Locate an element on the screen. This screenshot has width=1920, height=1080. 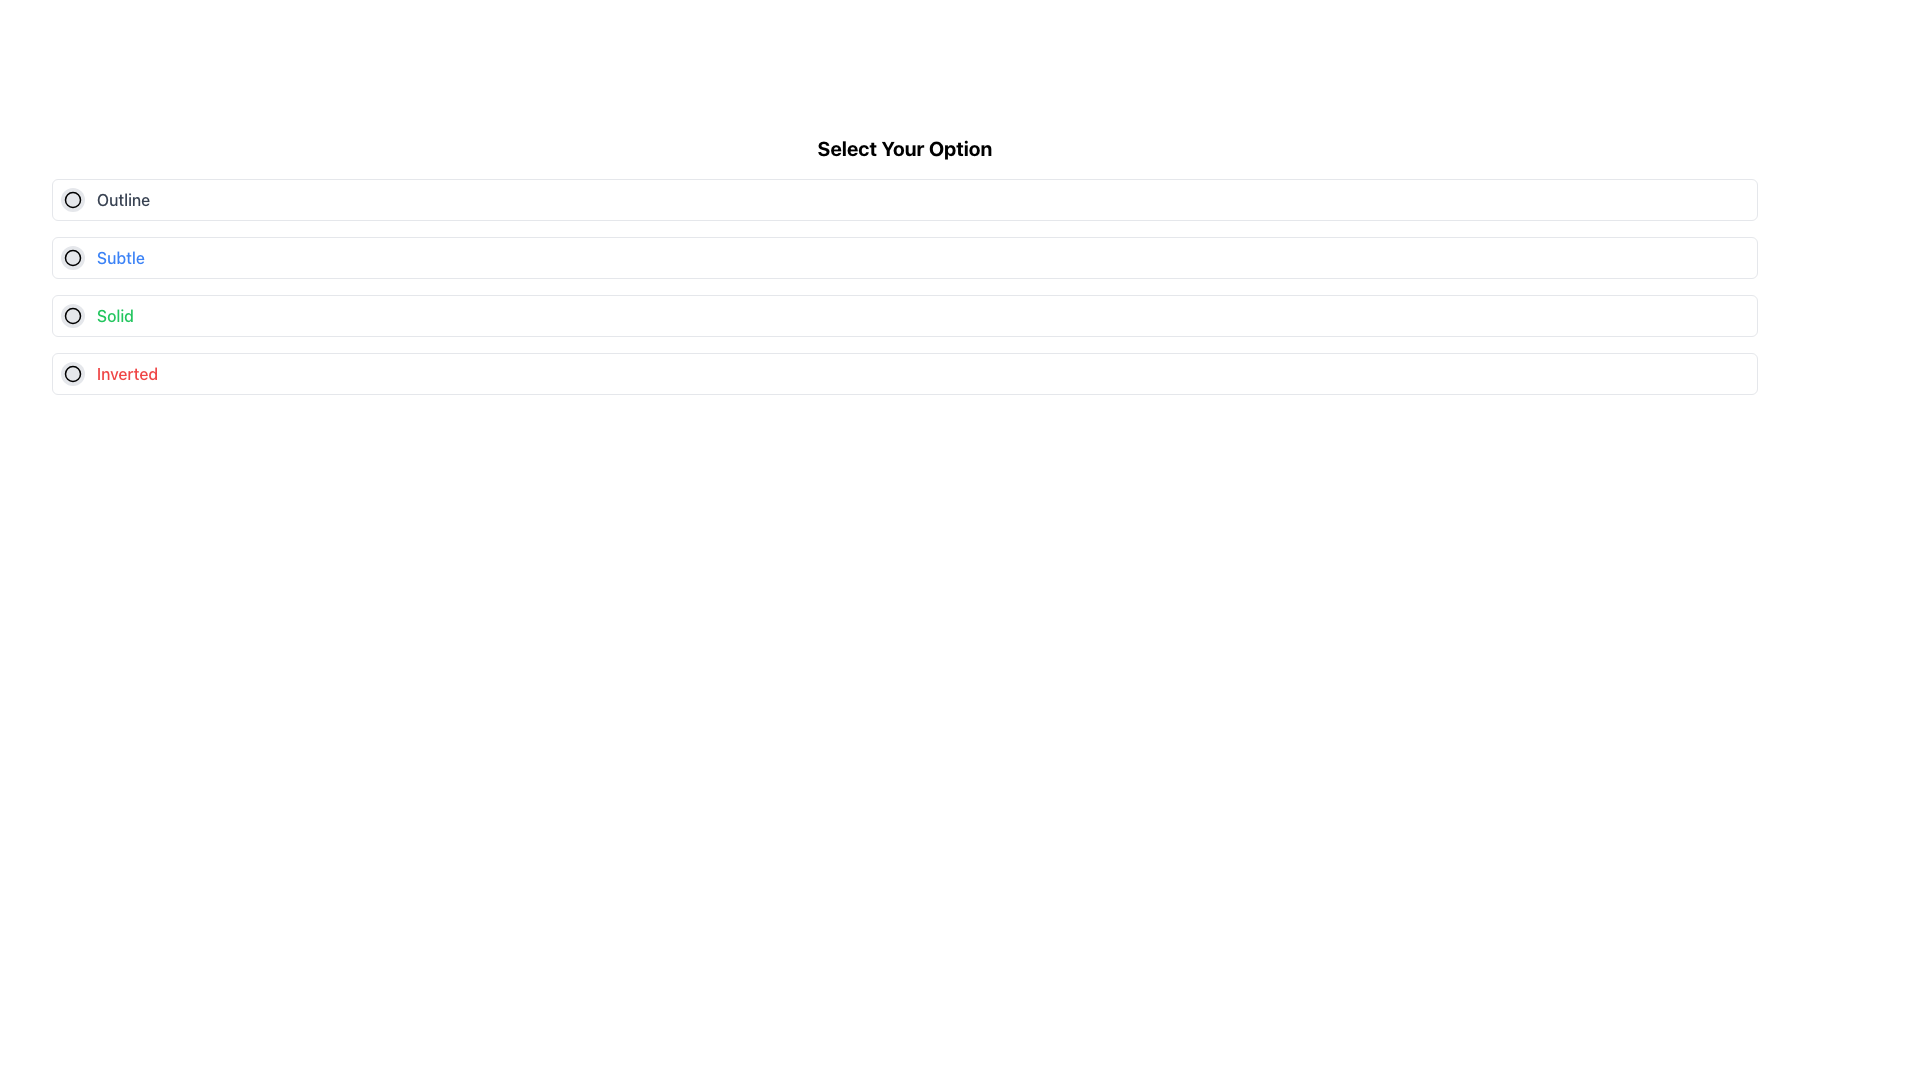
the circular radio button with a gray background and black border, located in the first row of options next to the text 'Outline' is located at coordinates (72, 200).